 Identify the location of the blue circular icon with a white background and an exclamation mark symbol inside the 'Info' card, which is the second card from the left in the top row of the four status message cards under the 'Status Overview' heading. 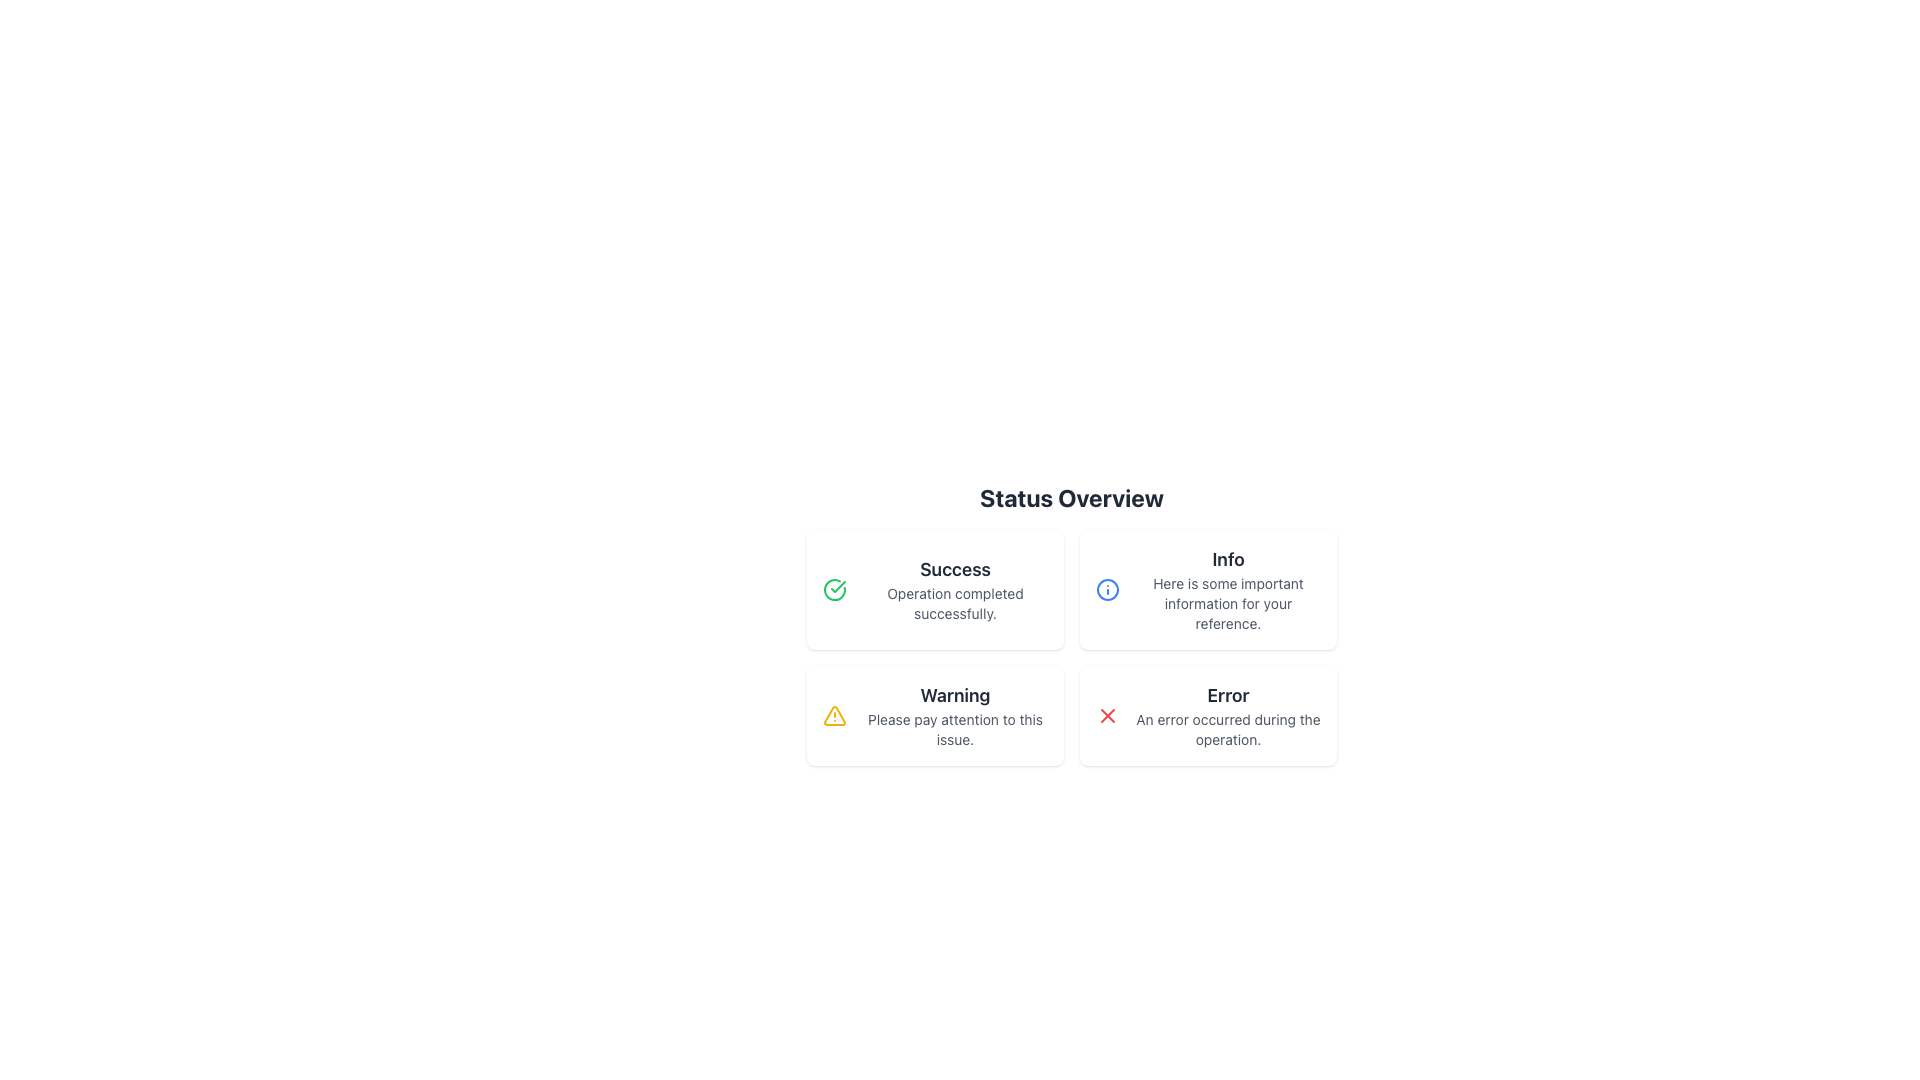
(1107, 589).